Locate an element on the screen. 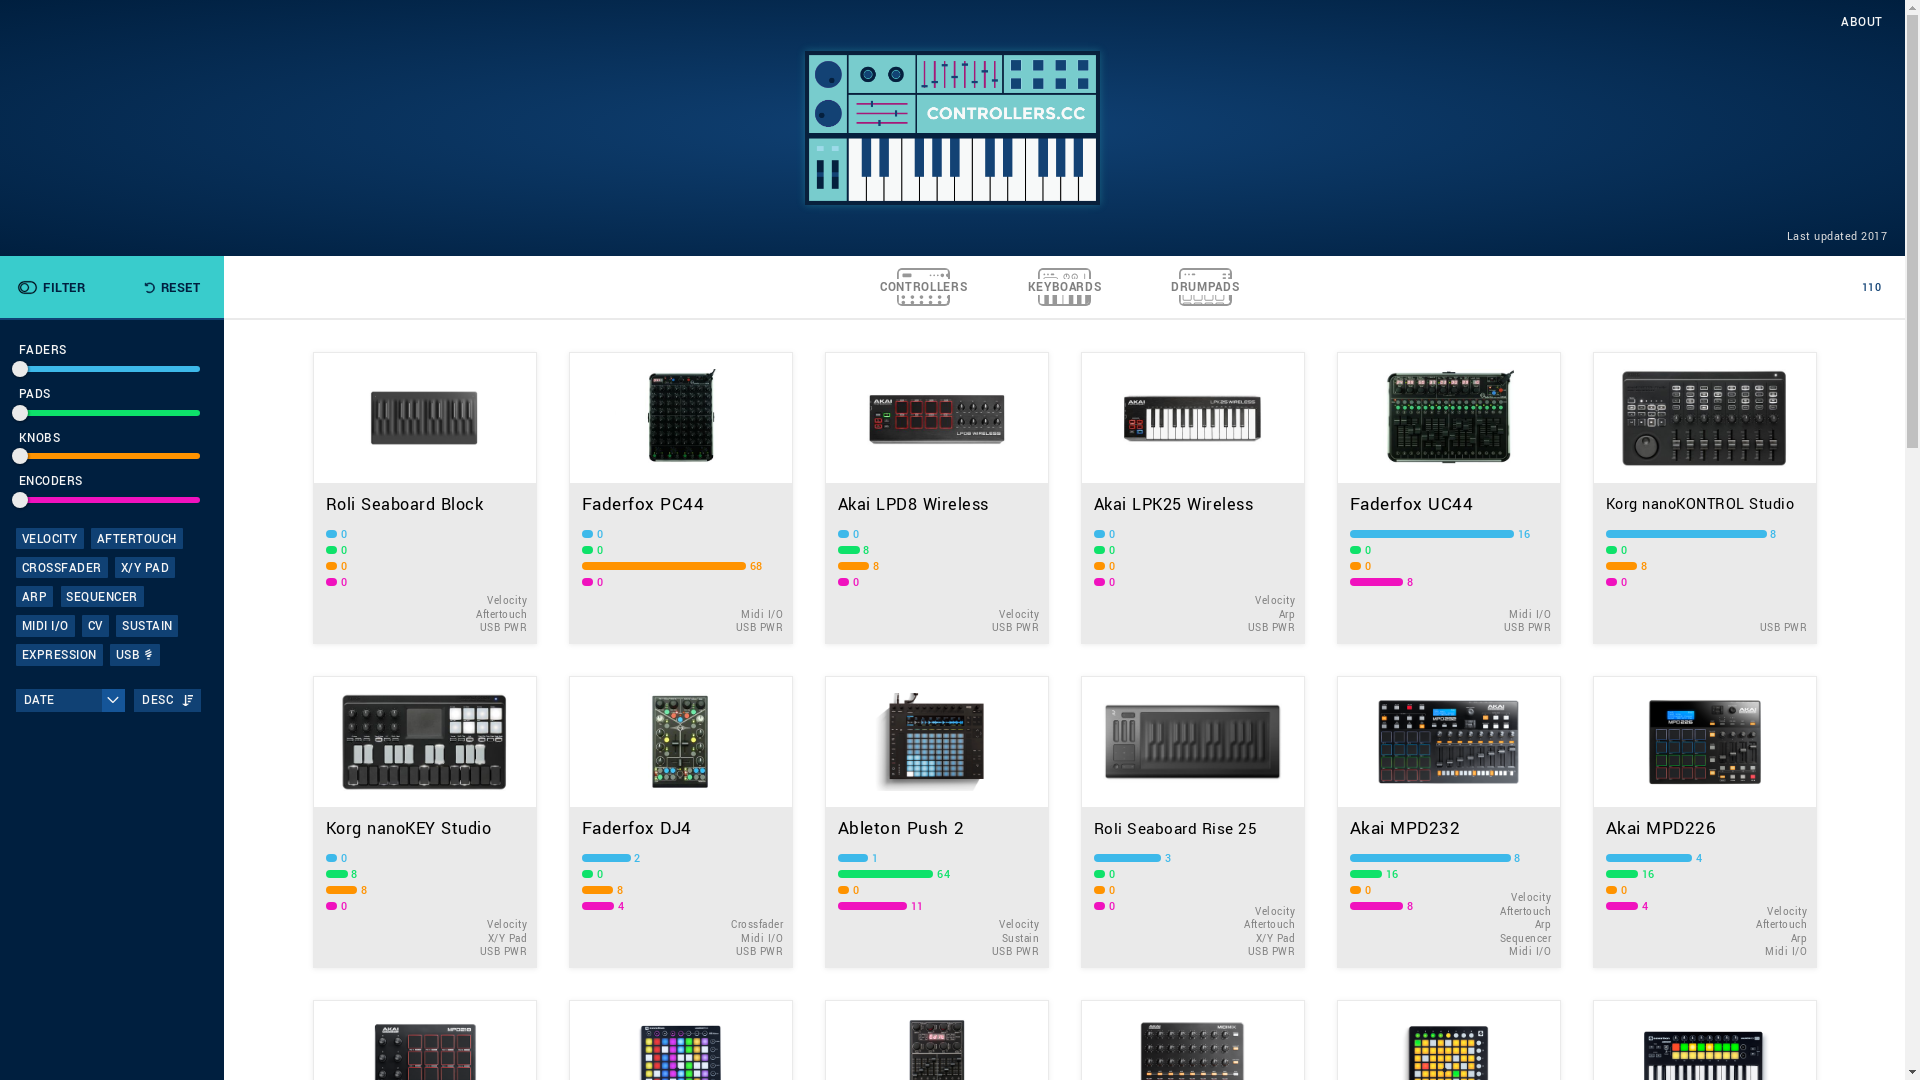 The width and height of the screenshot is (1920, 1080). 'AFTERTOUCH' is located at coordinates (136, 537).